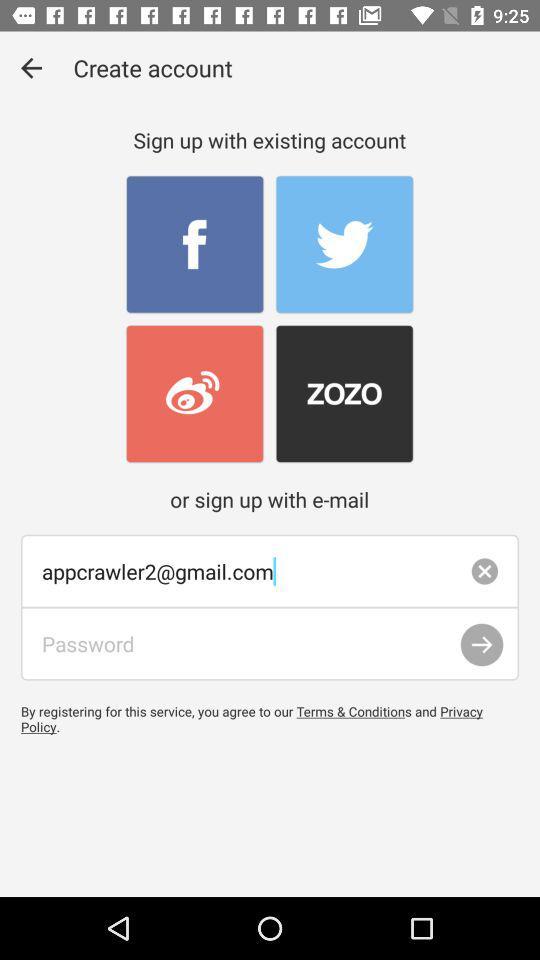 This screenshot has width=540, height=960. I want to click on icon above appcrawler2@gmail.com icon, so click(30, 68).